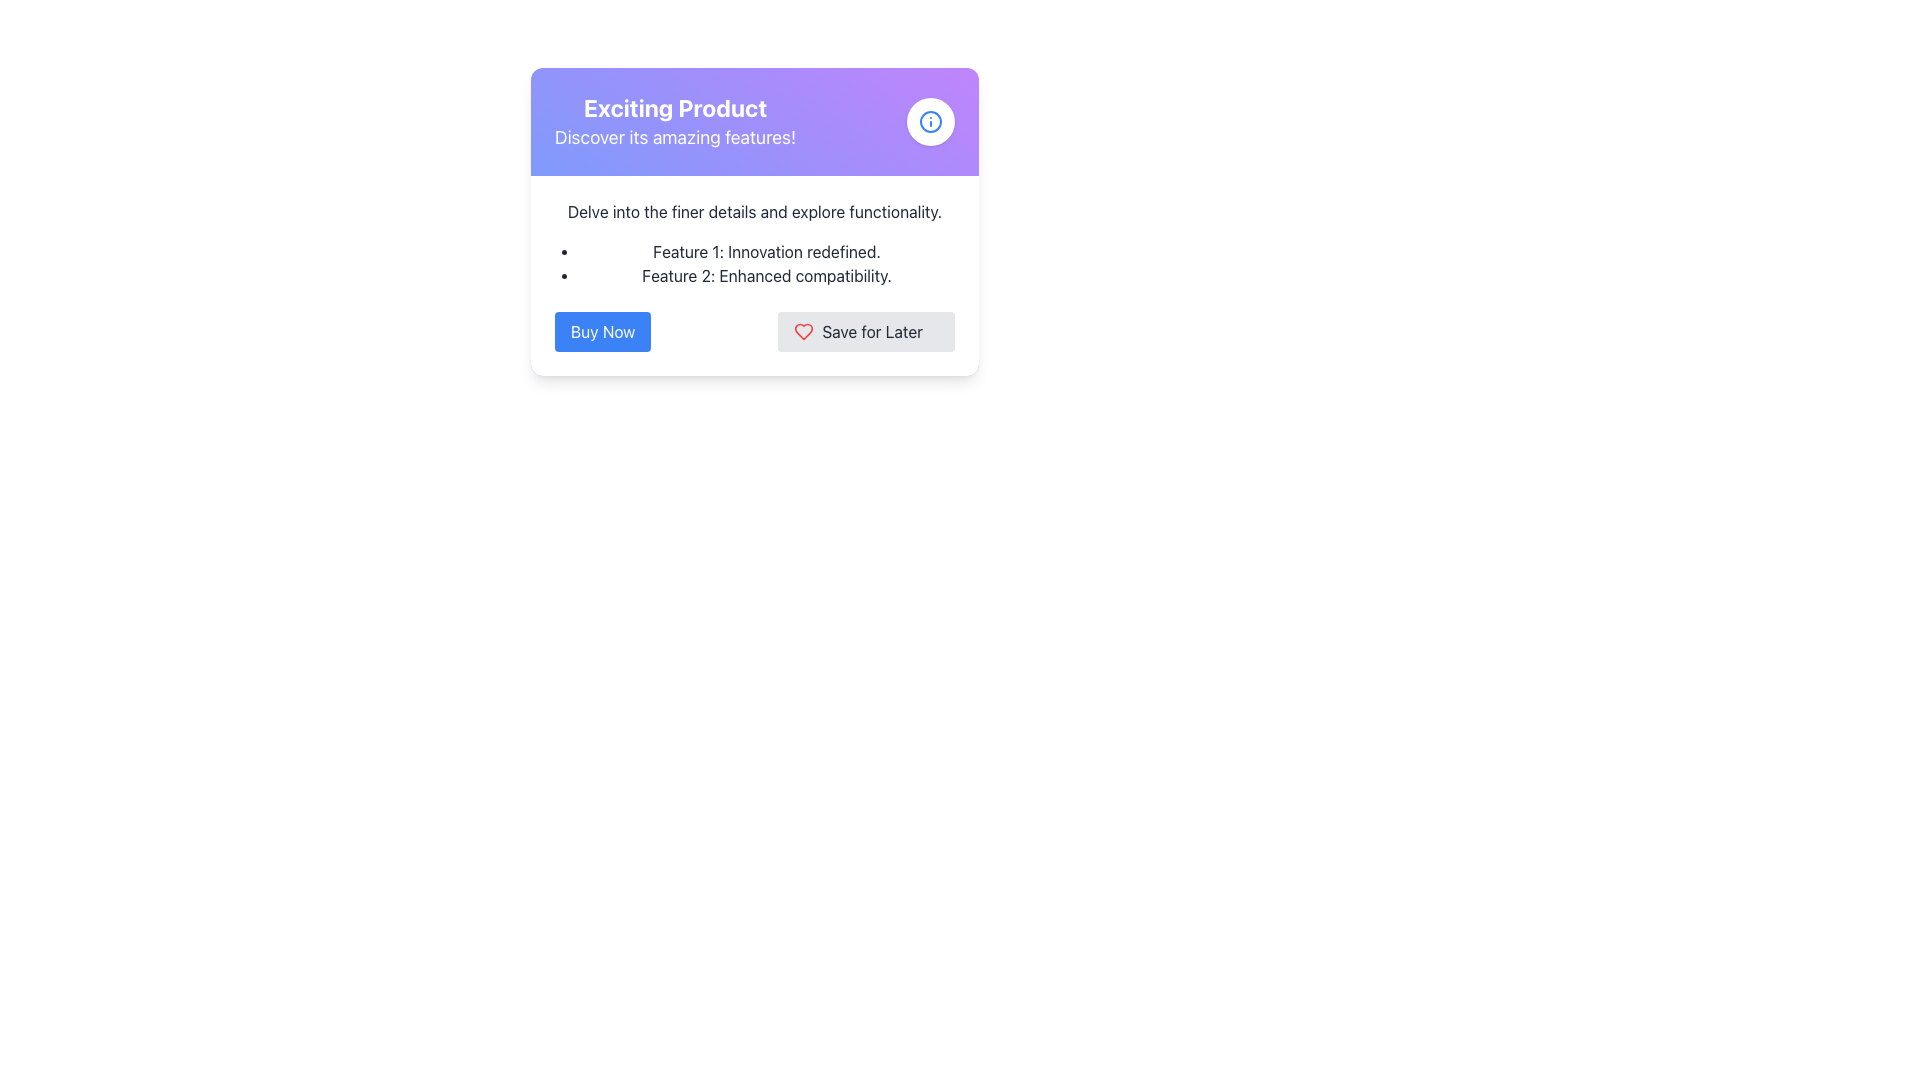  What do you see at coordinates (675, 122) in the screenshot?
I see `text located at the top-left corner of the card layout, which serves as the title and subtitle for the content promoted by the card` at bounding box center [675, 122].